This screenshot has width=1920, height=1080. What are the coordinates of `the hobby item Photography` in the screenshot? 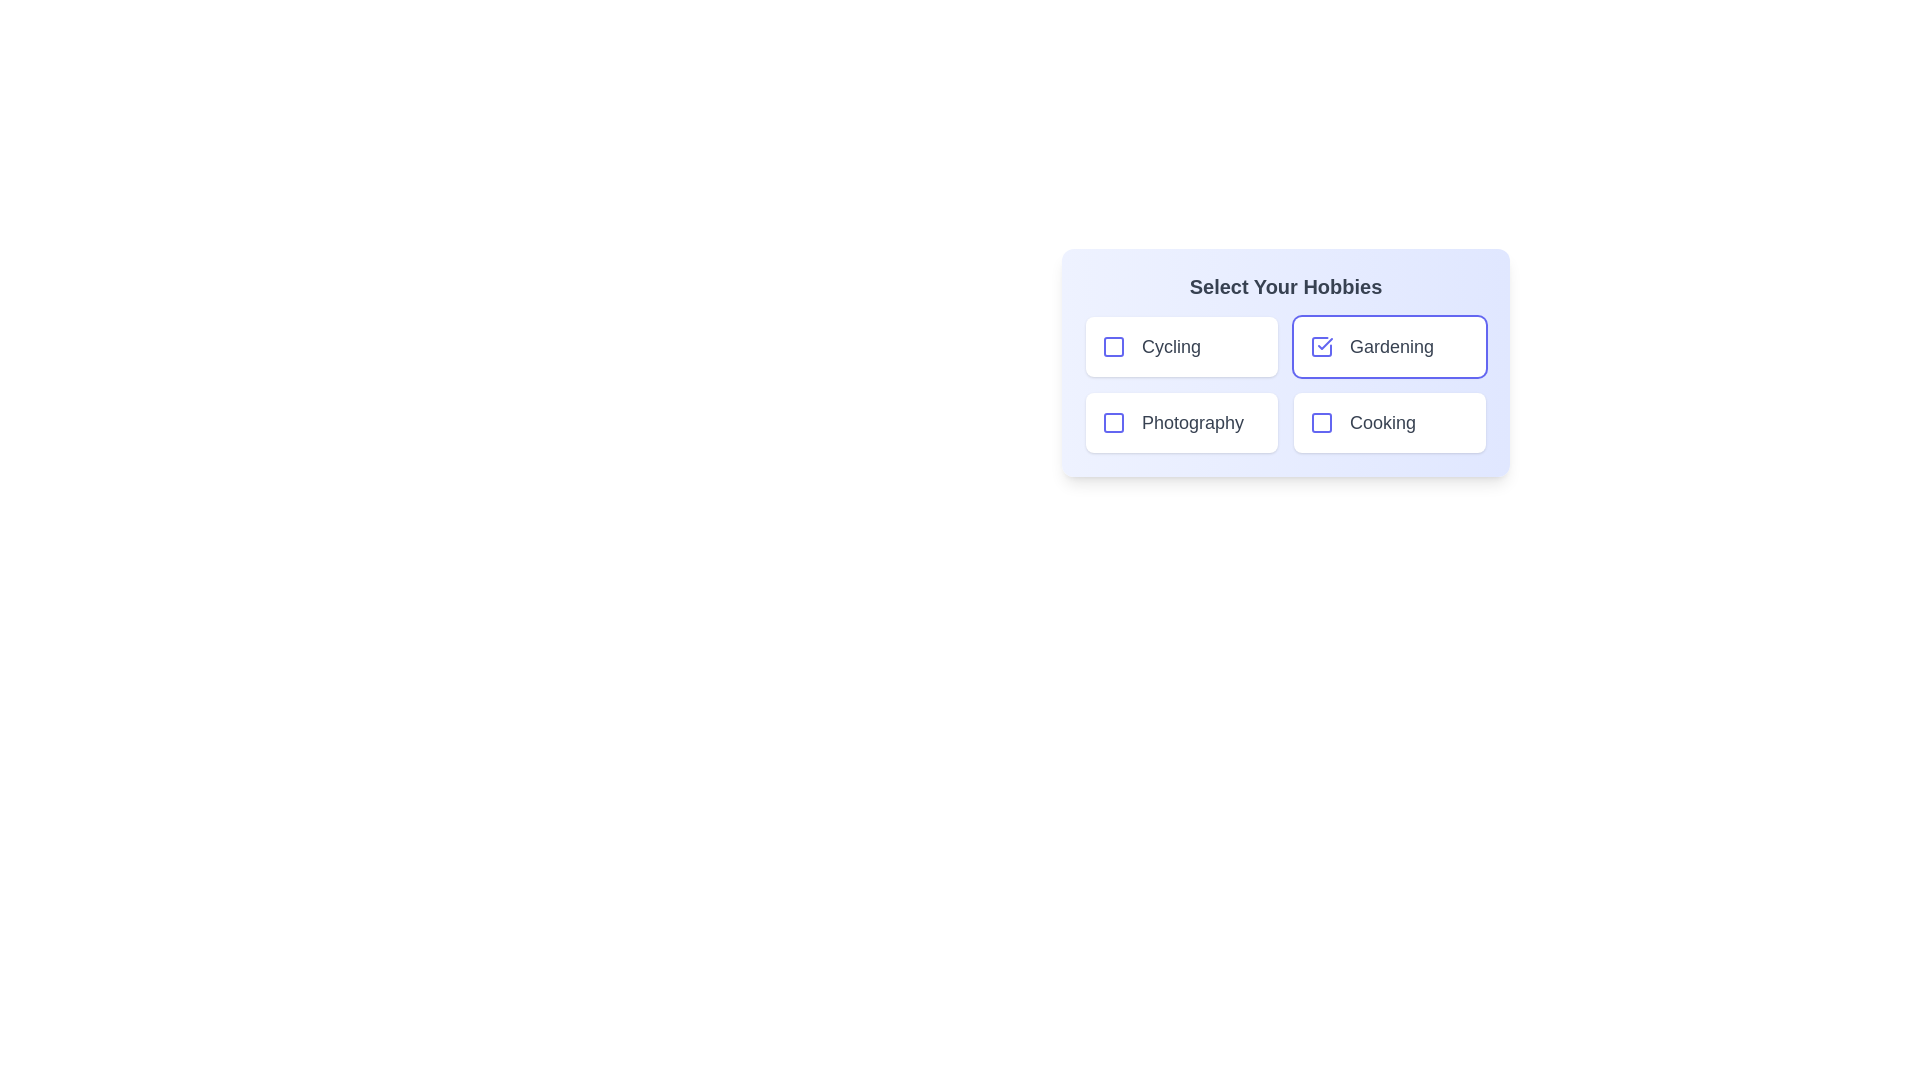 It's located at (1112, 422).